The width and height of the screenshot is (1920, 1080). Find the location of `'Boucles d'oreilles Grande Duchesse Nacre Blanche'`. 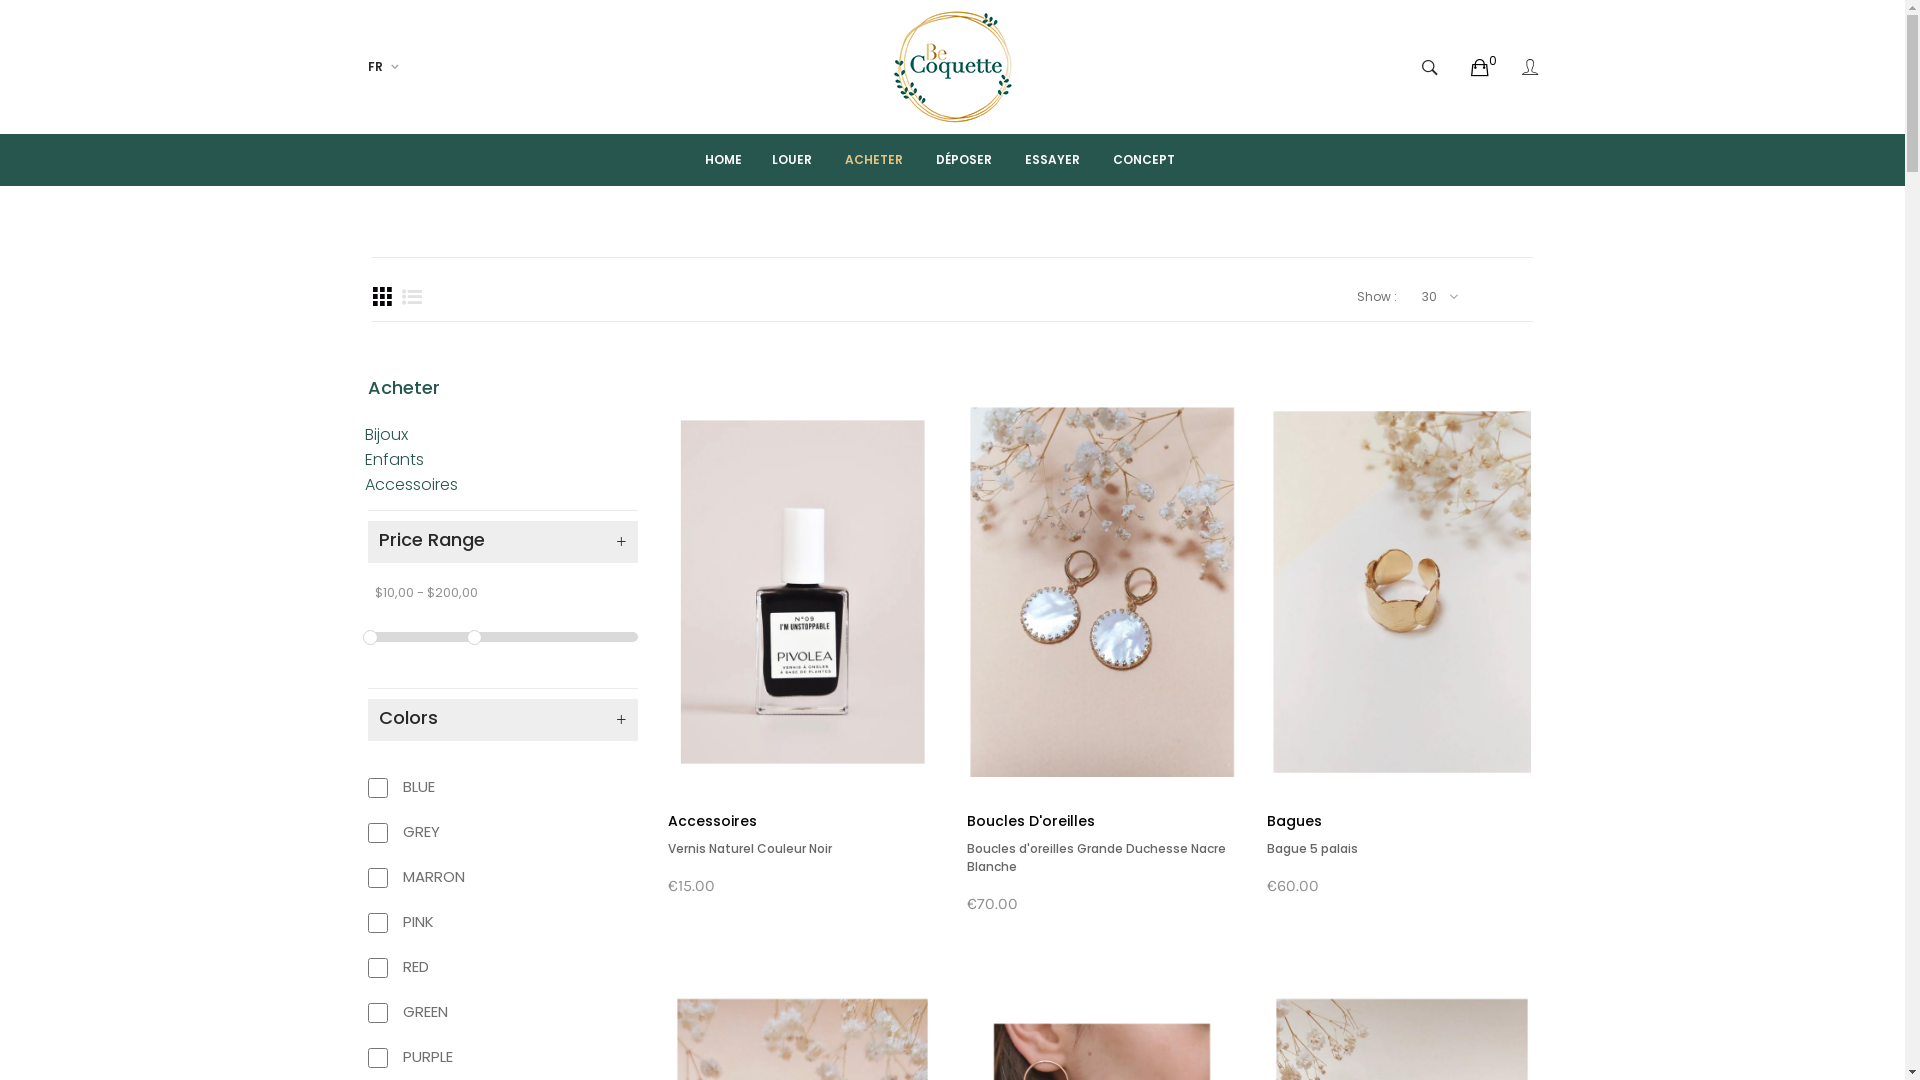

'Boucles d'oreilles Grande Duchesse Nacre Blanche' is located at coordinates (1095, 856).